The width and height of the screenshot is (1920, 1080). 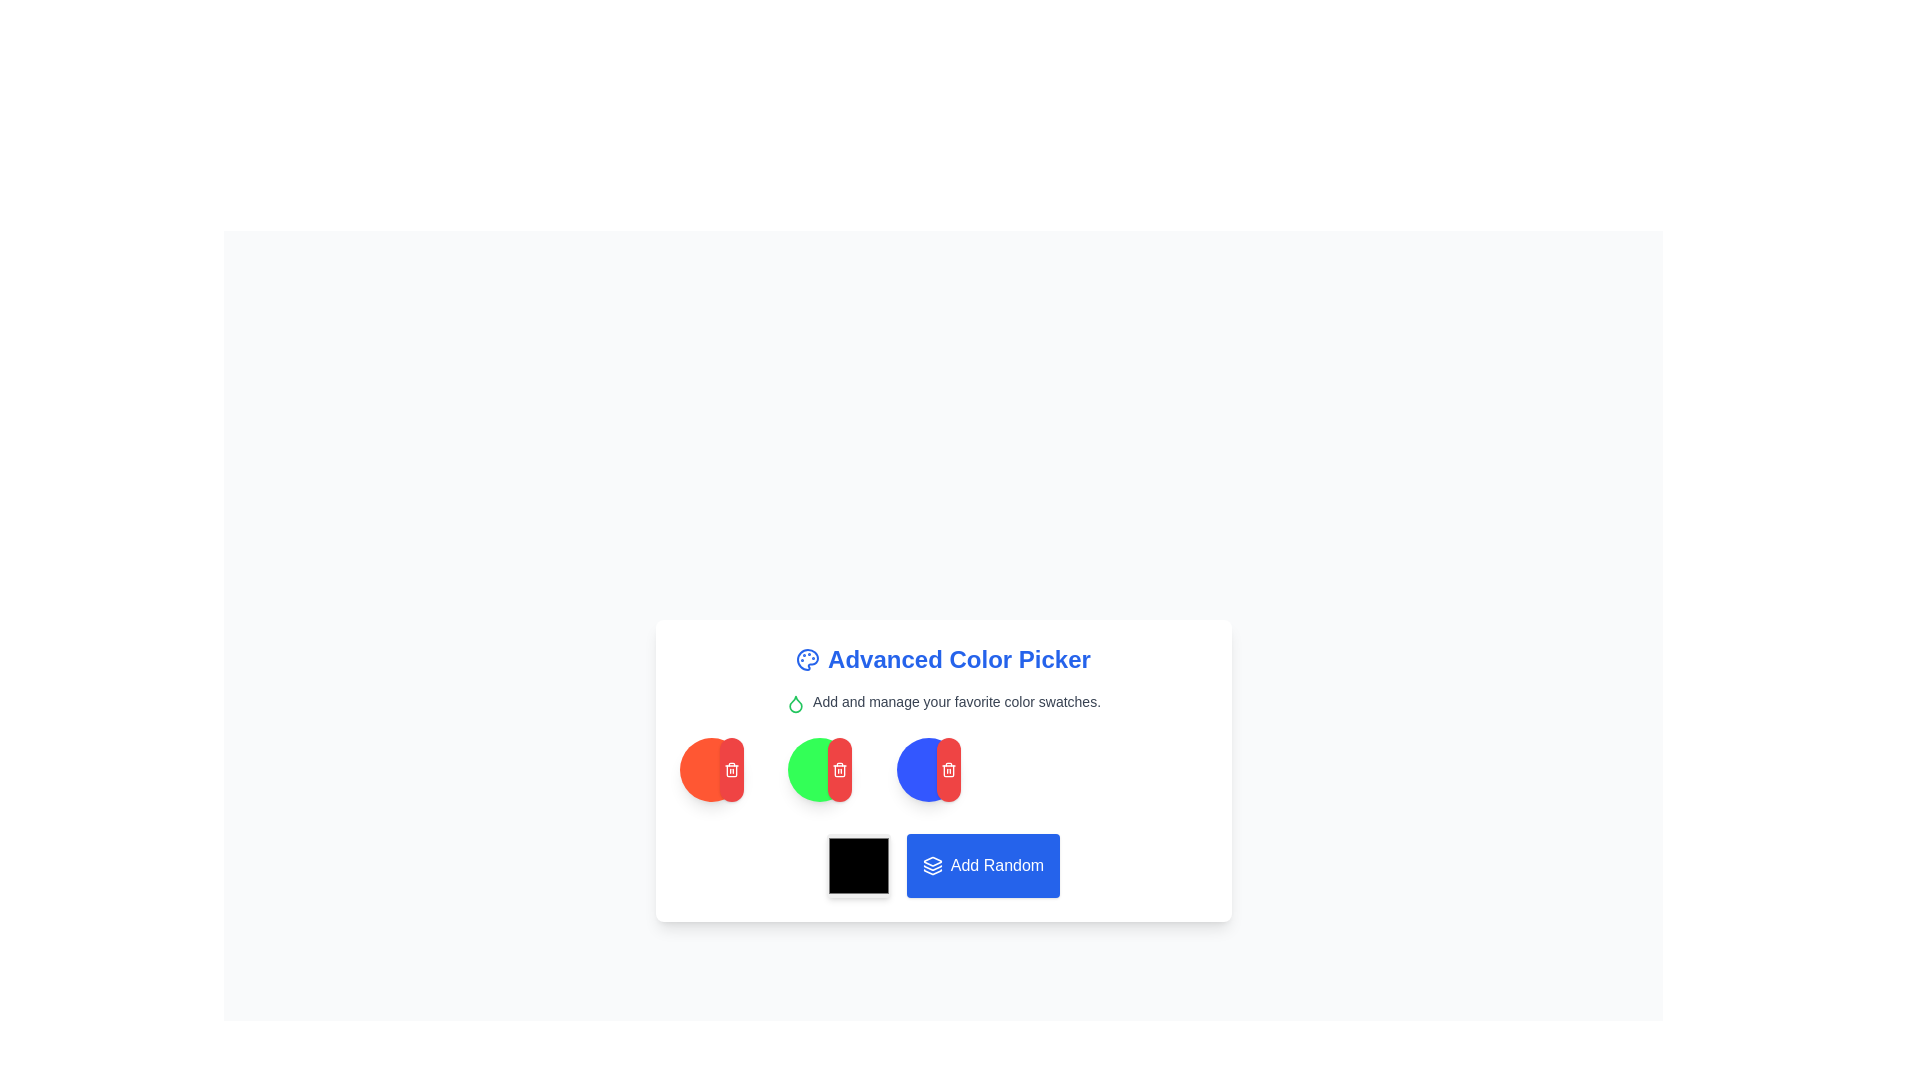 What do you see at coordinates (840, 768) in the screenshot?
I see `the trash icon located inside the red circular button at the top-right corner of the color swatch` at bounding box center [840, 768].